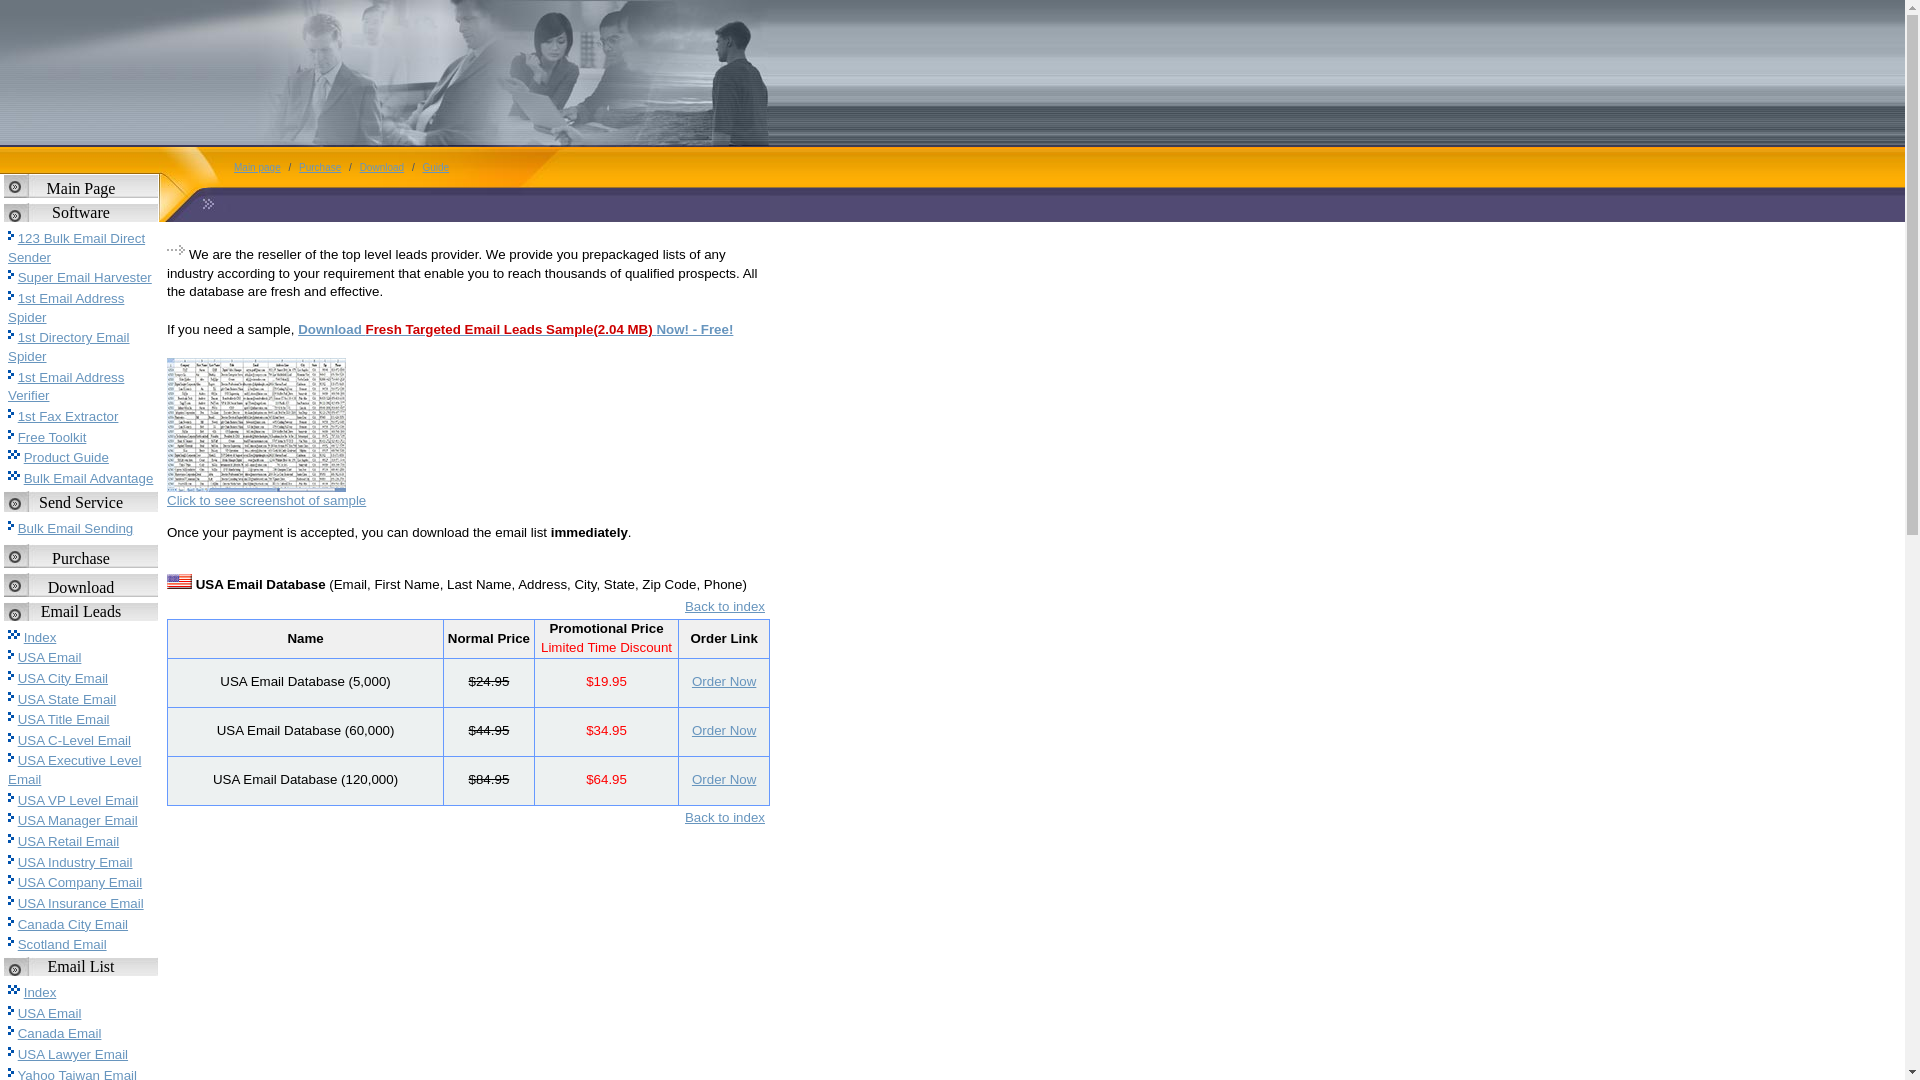 Image resolution: width=1920 pixels, height=1080 pixels. What do you see at coordinates (72, 924) in the screenshot?
I see `'Canada City Email'` at bounding box center [72, 924].